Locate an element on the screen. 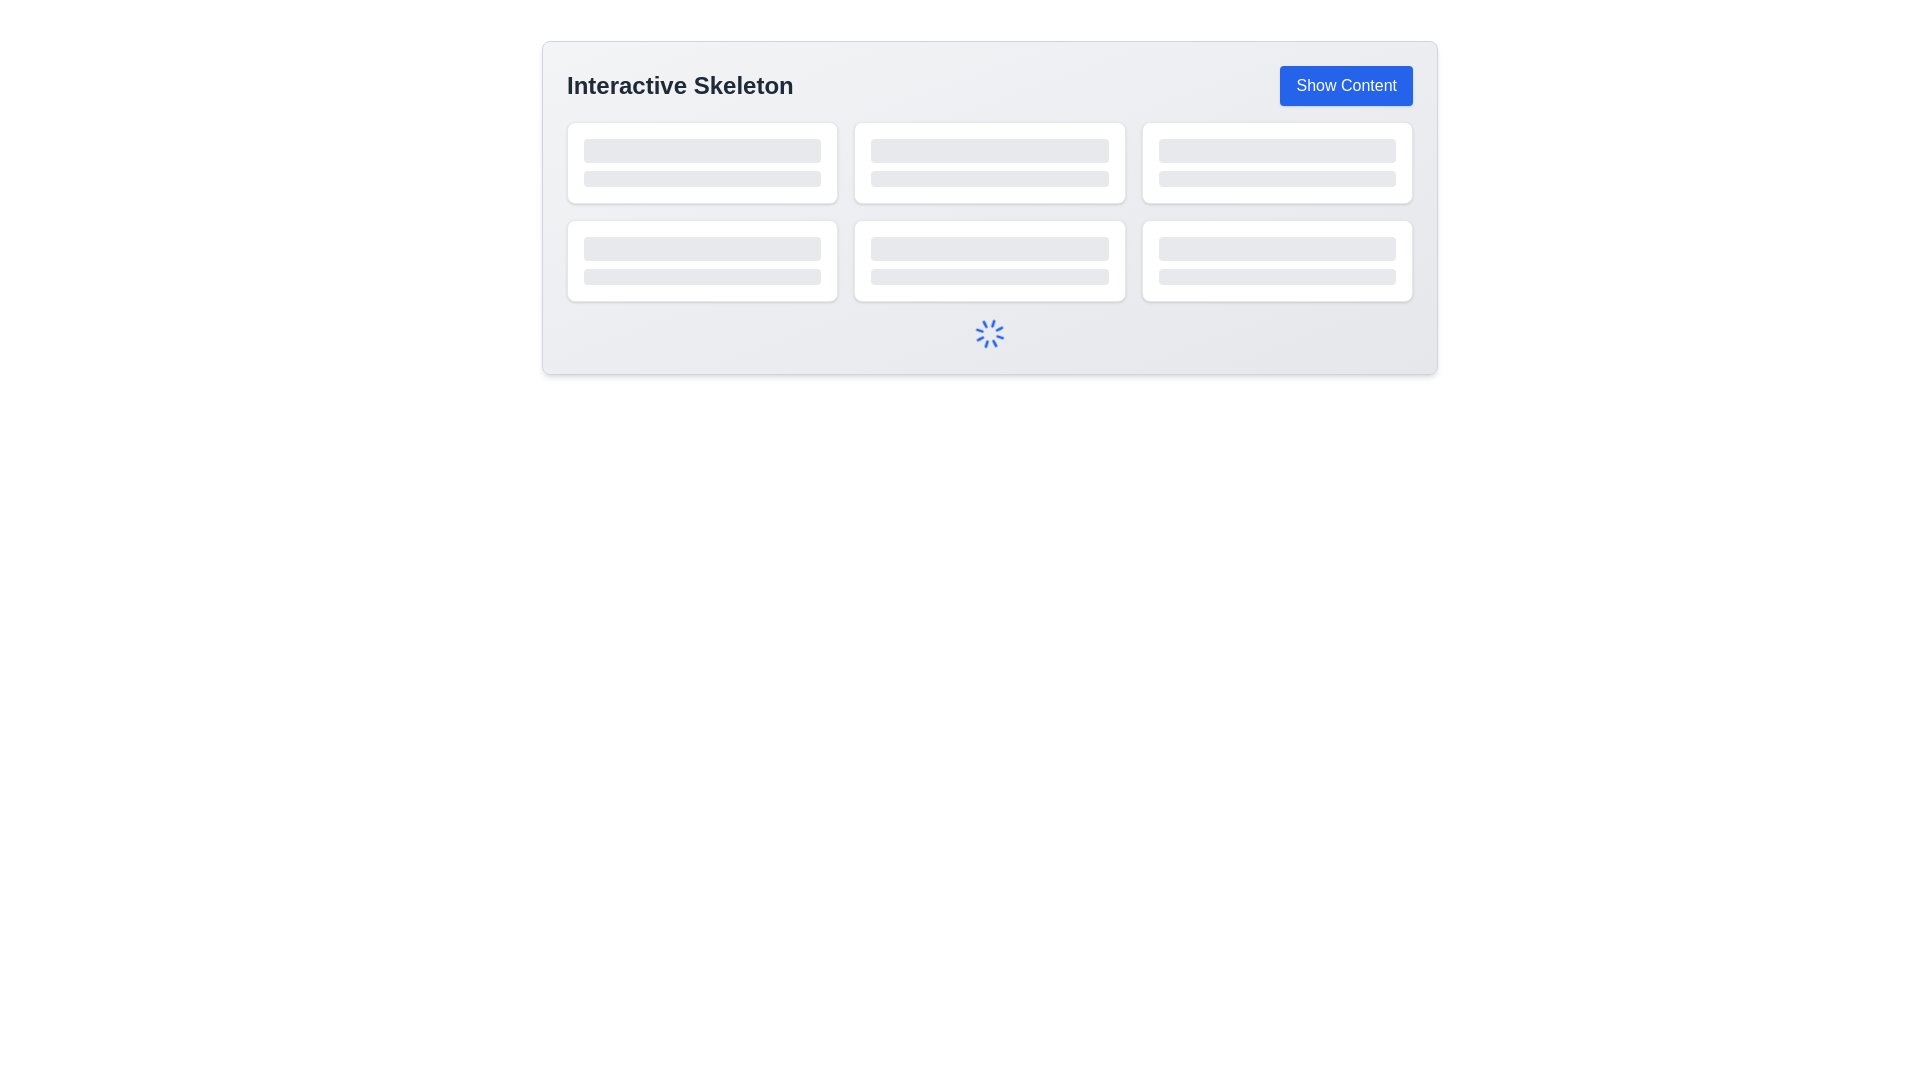 This screenshot has height=1080, width=1920. the animated placeholder, which is a rectangular div with rounded corners and a pulse animation, located within a bordered card in the top-left section of a grid layout is located at coordinates (702, 161).